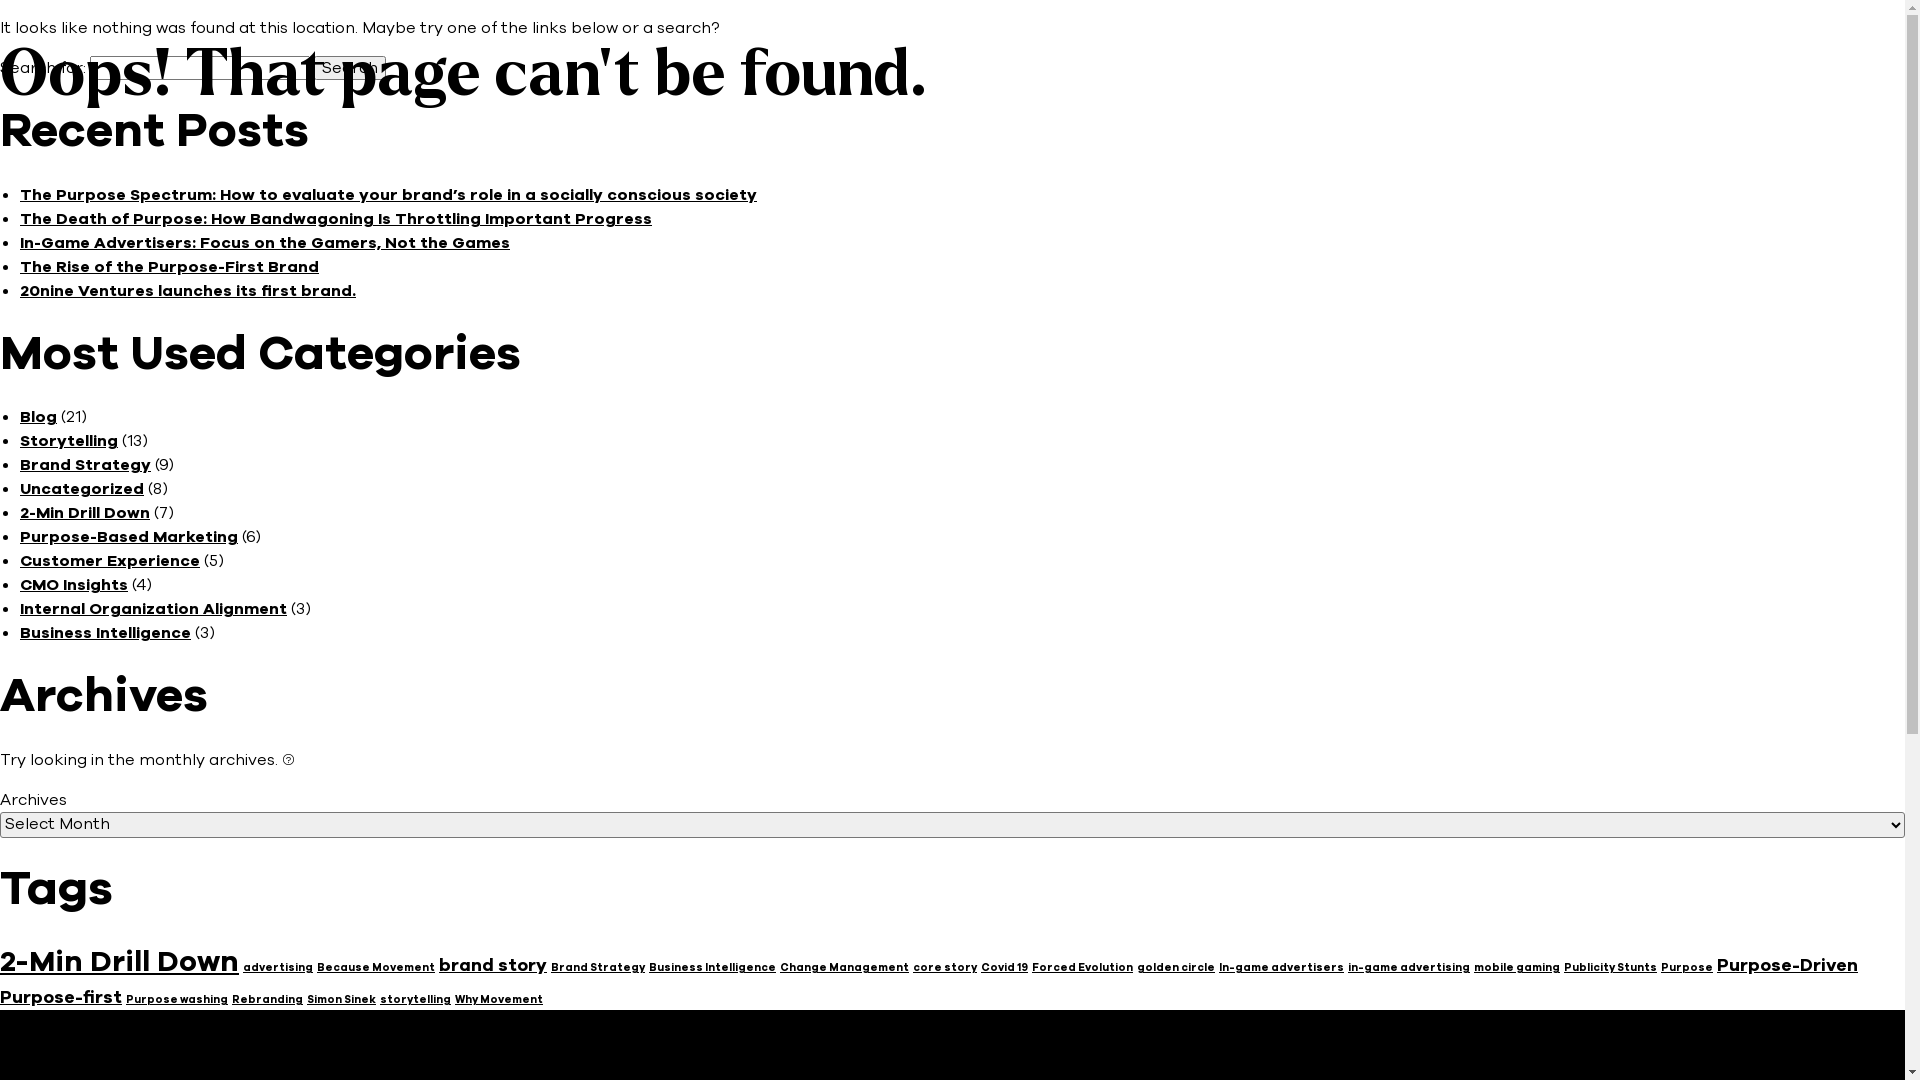  Describe the element at coordinates (68, 439) in the screenshot. I see `'Storytelling'` at that location.